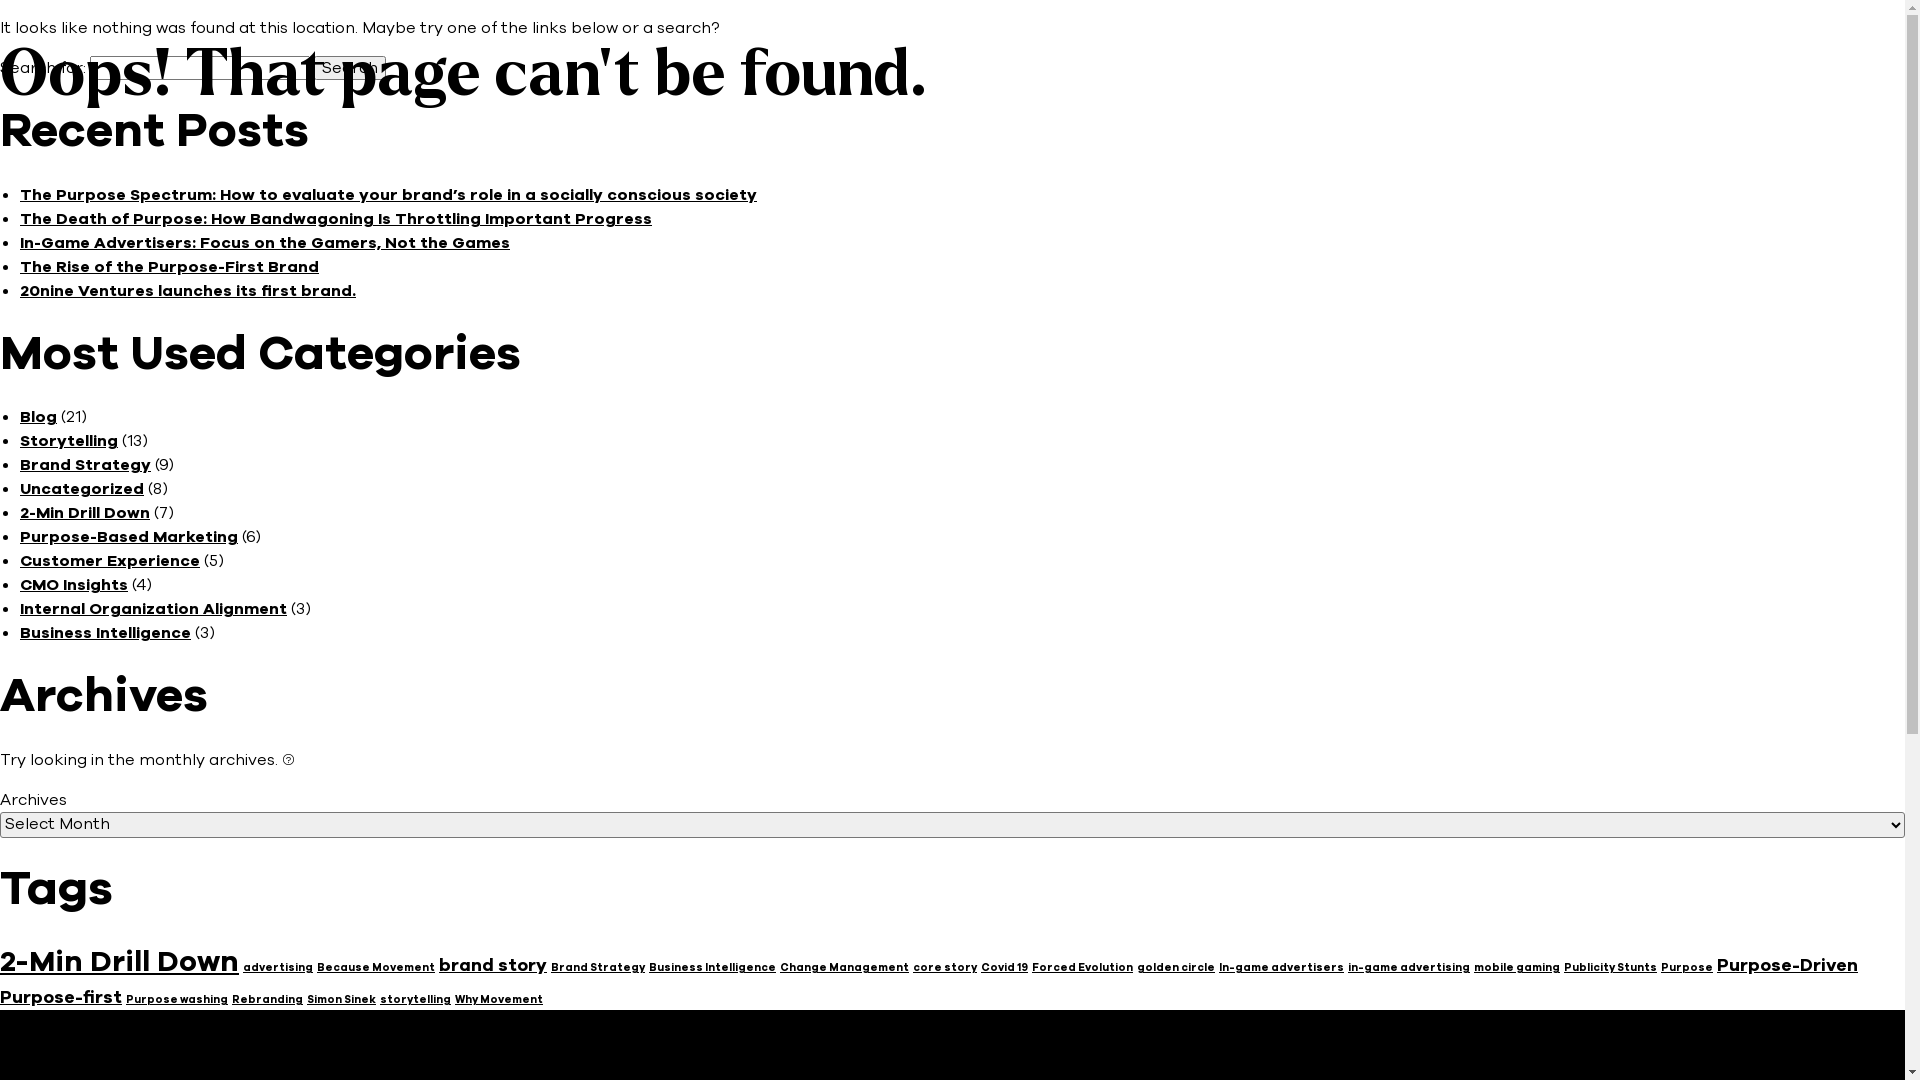  Describe the element at coordinates (68, 439) in the screenshot. I see `'Storytelling'` at that location.